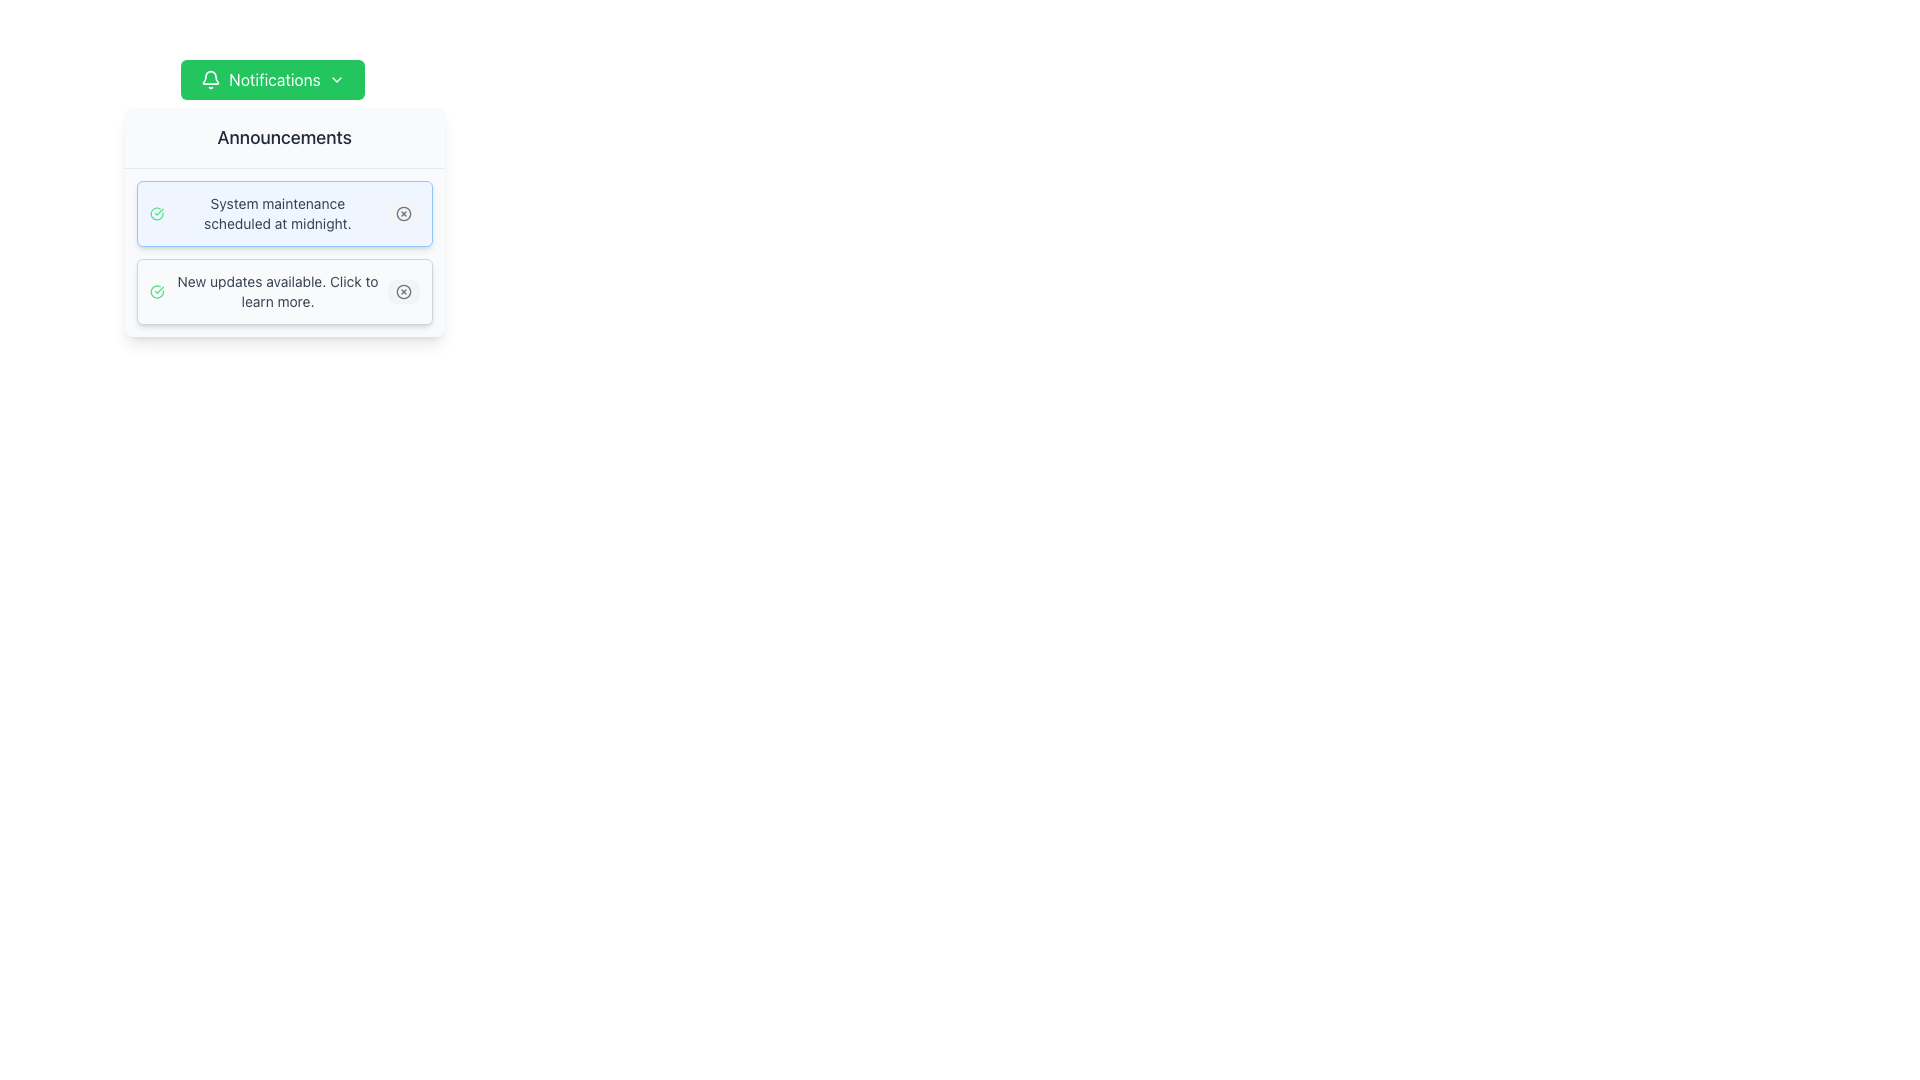  Describe the element at coordinates (402, 292) in the screenshot. I see `circular button with a crossed-out 'X' symbol for accessibility features, located to the far-right of the 'New updates available. Click to learn more.' text in the announcement box` at that location.